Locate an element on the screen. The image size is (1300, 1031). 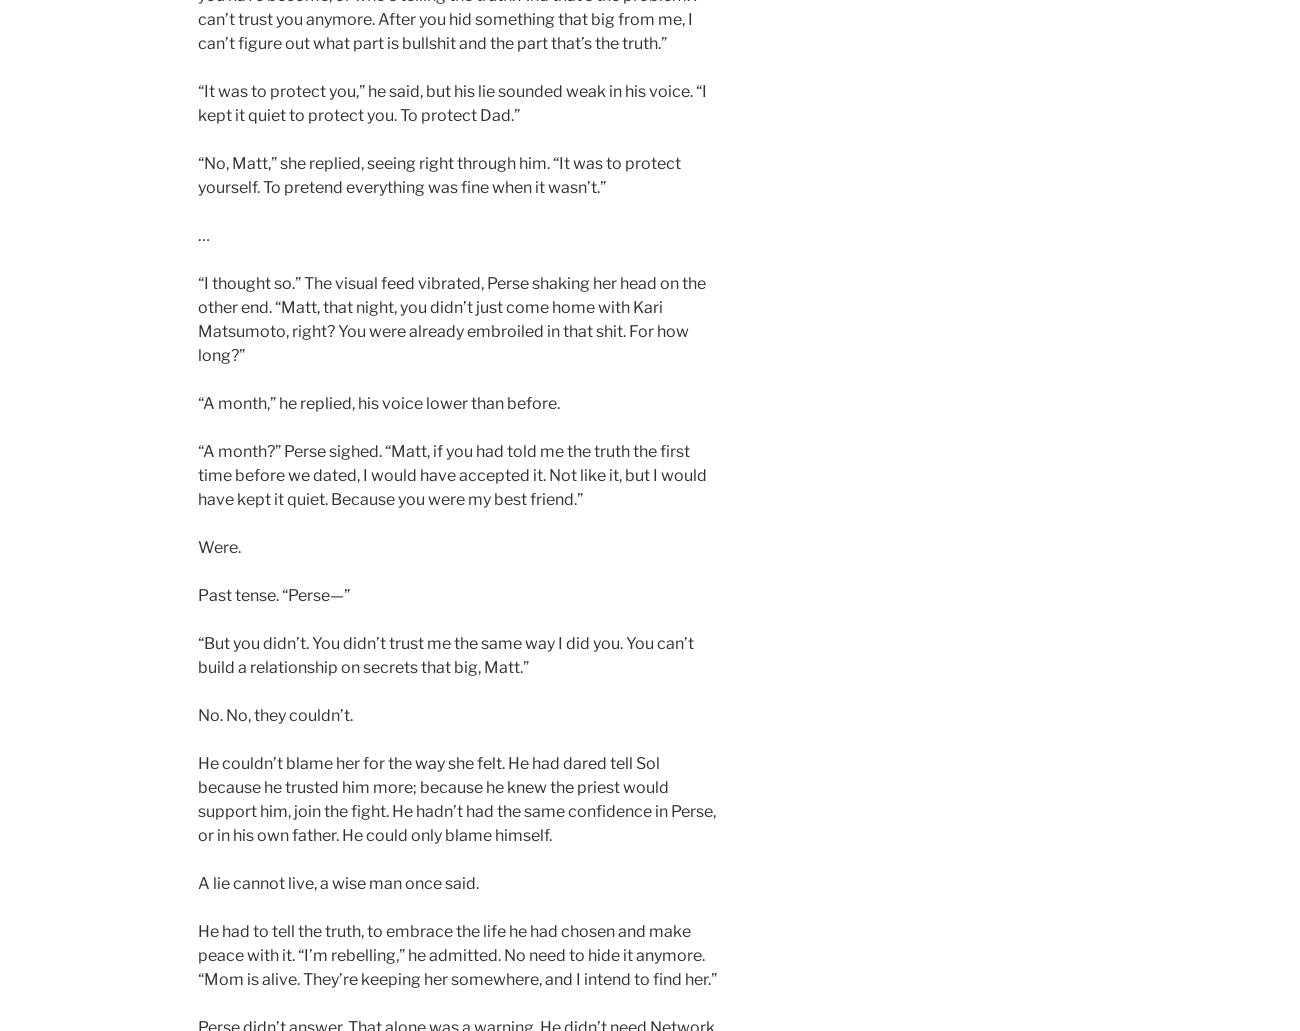
'“It was to protect you,” he said, but his lie sounded weak in his voice. “I kept it quiet to protect you. To protect Dad.”' is located at coordinates (451, 103).